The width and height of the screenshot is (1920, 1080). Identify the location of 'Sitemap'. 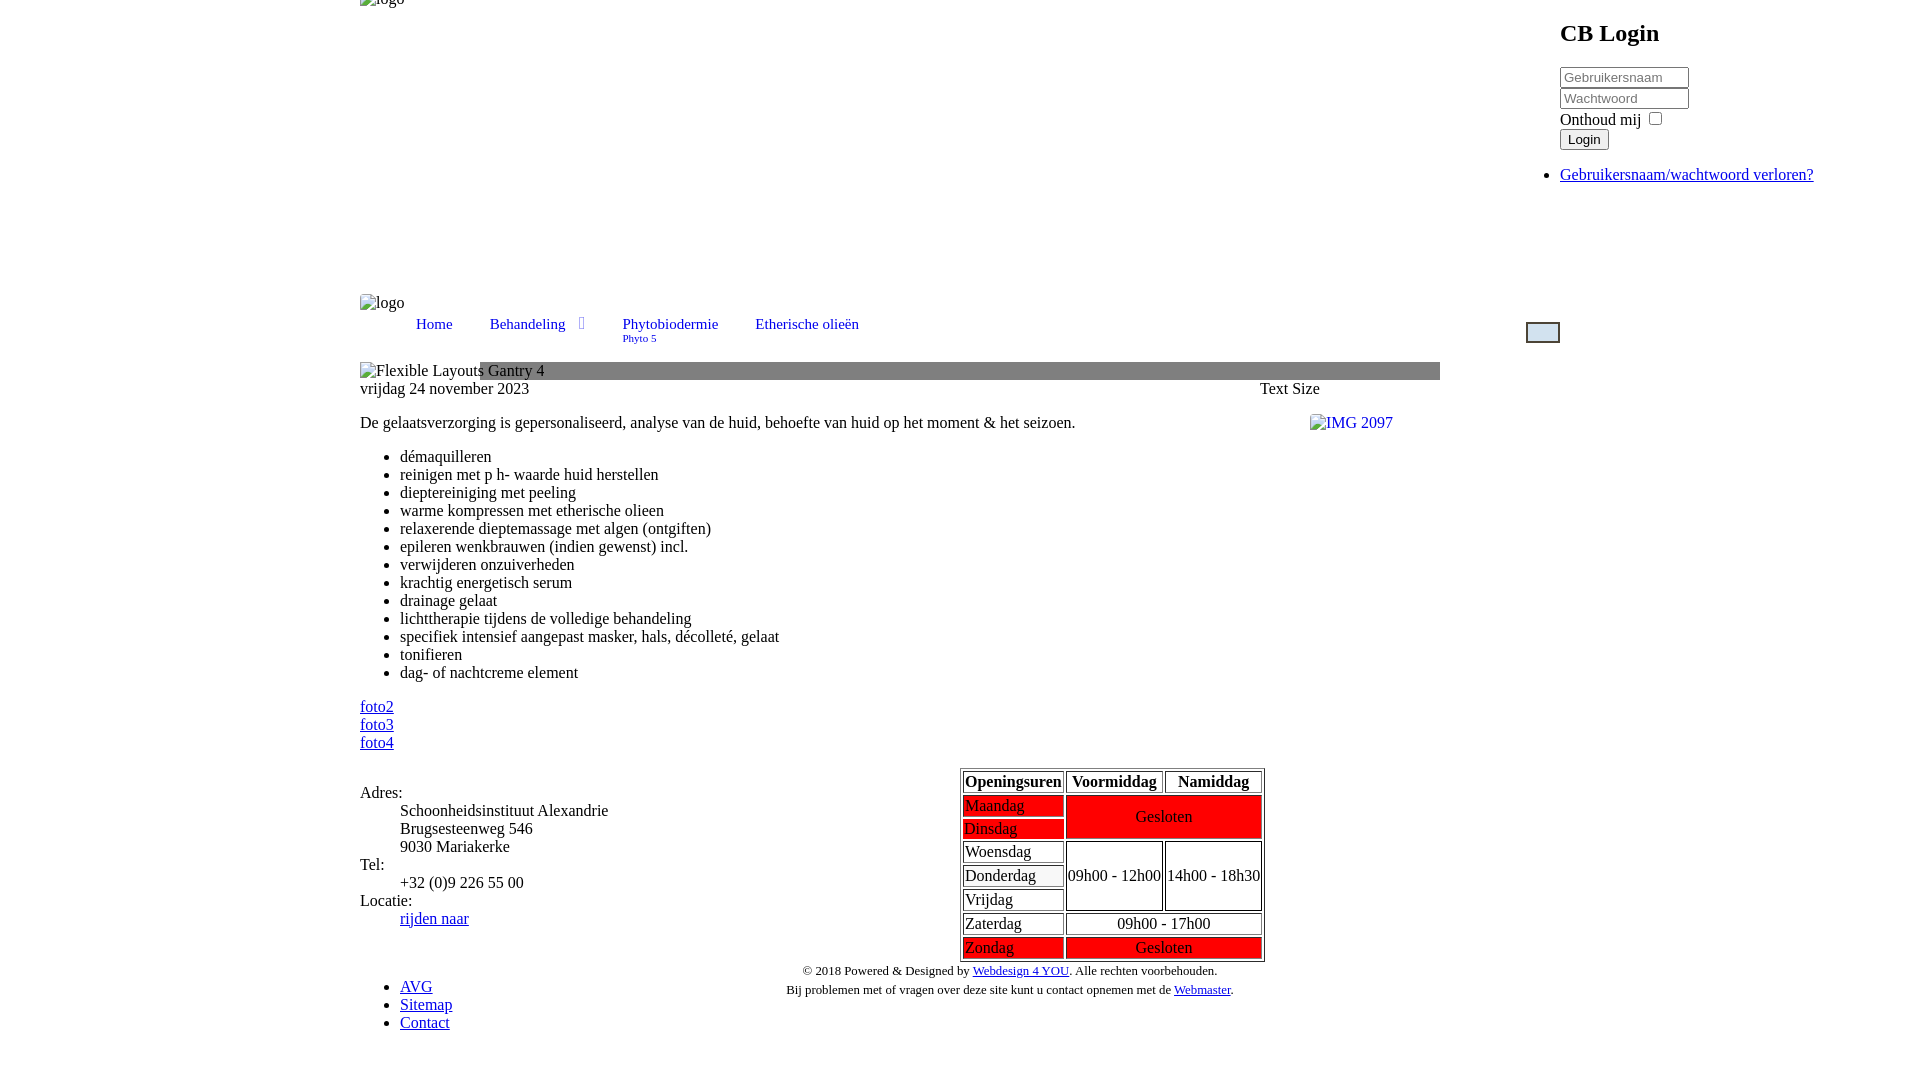
(425, 1004).